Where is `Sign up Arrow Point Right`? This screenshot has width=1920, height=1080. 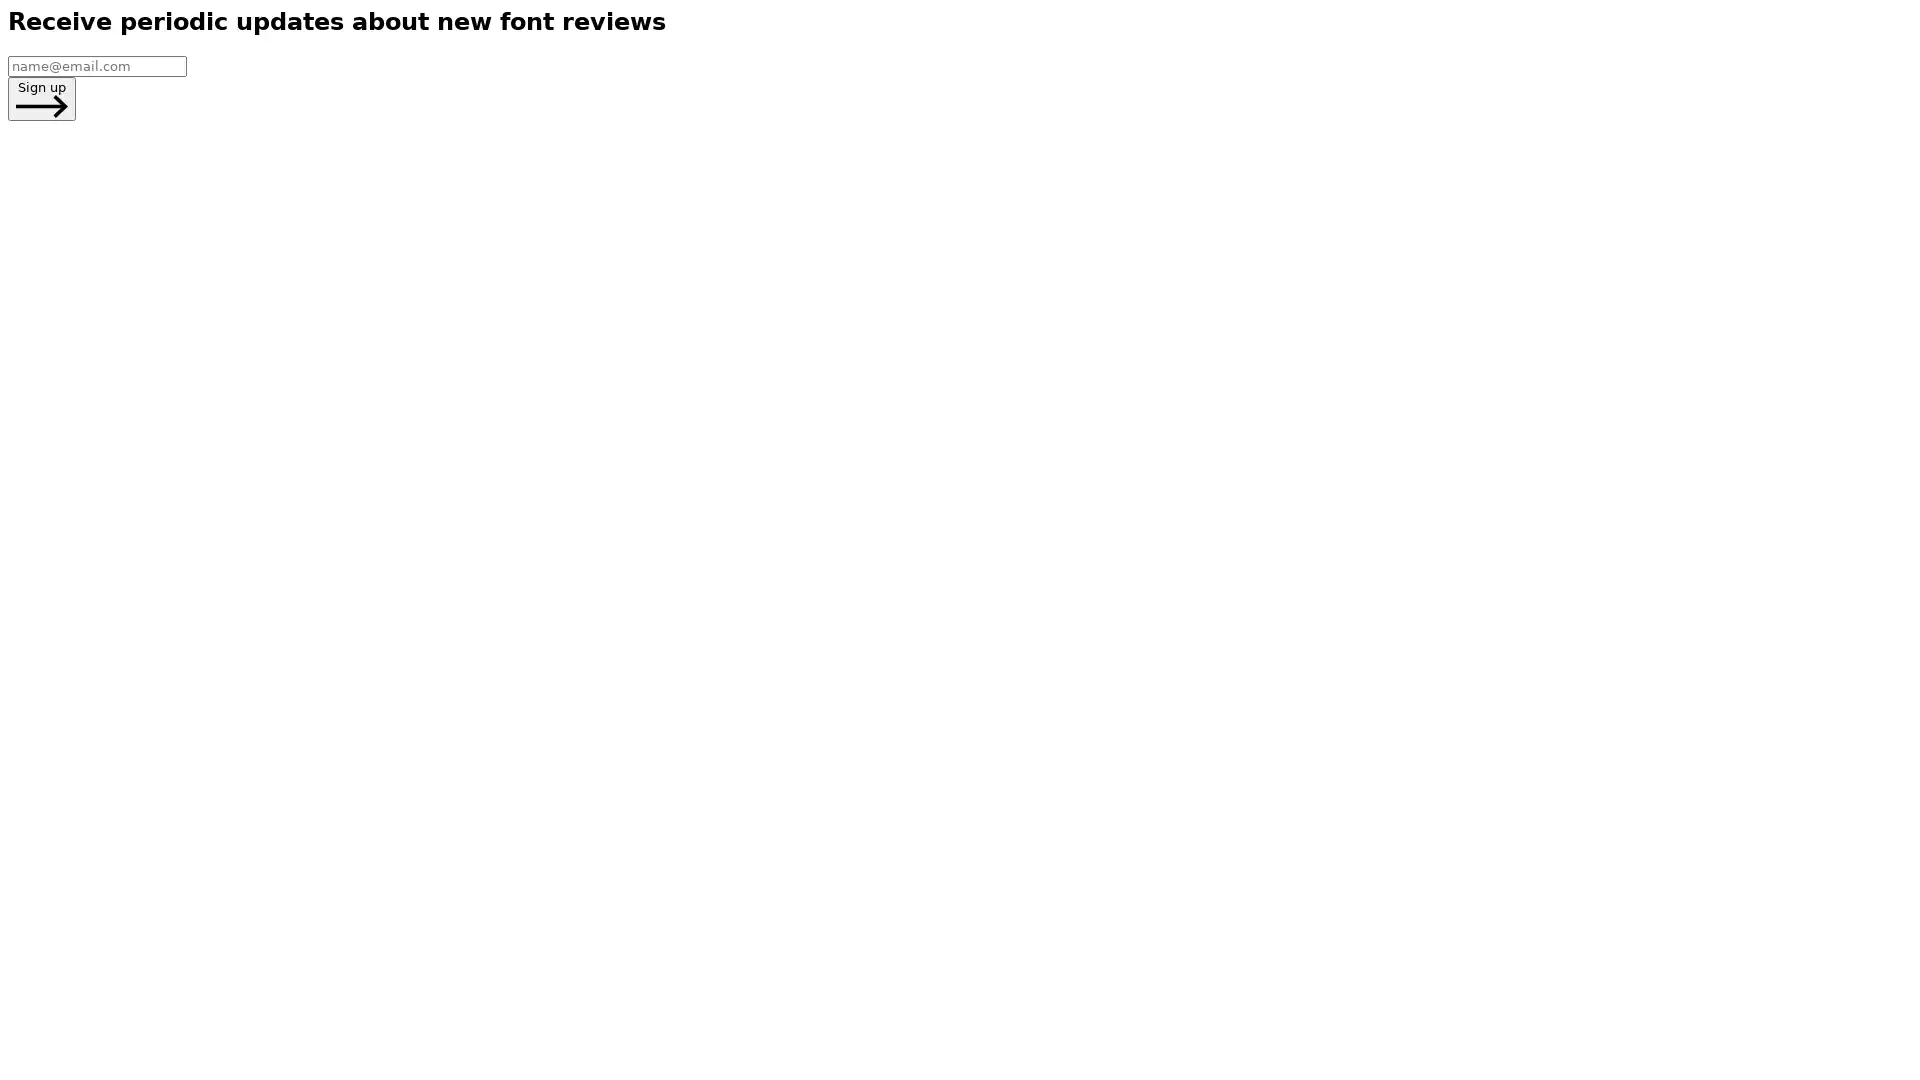
Sign up Arrow Point Right is located at coordinates (42, 97).